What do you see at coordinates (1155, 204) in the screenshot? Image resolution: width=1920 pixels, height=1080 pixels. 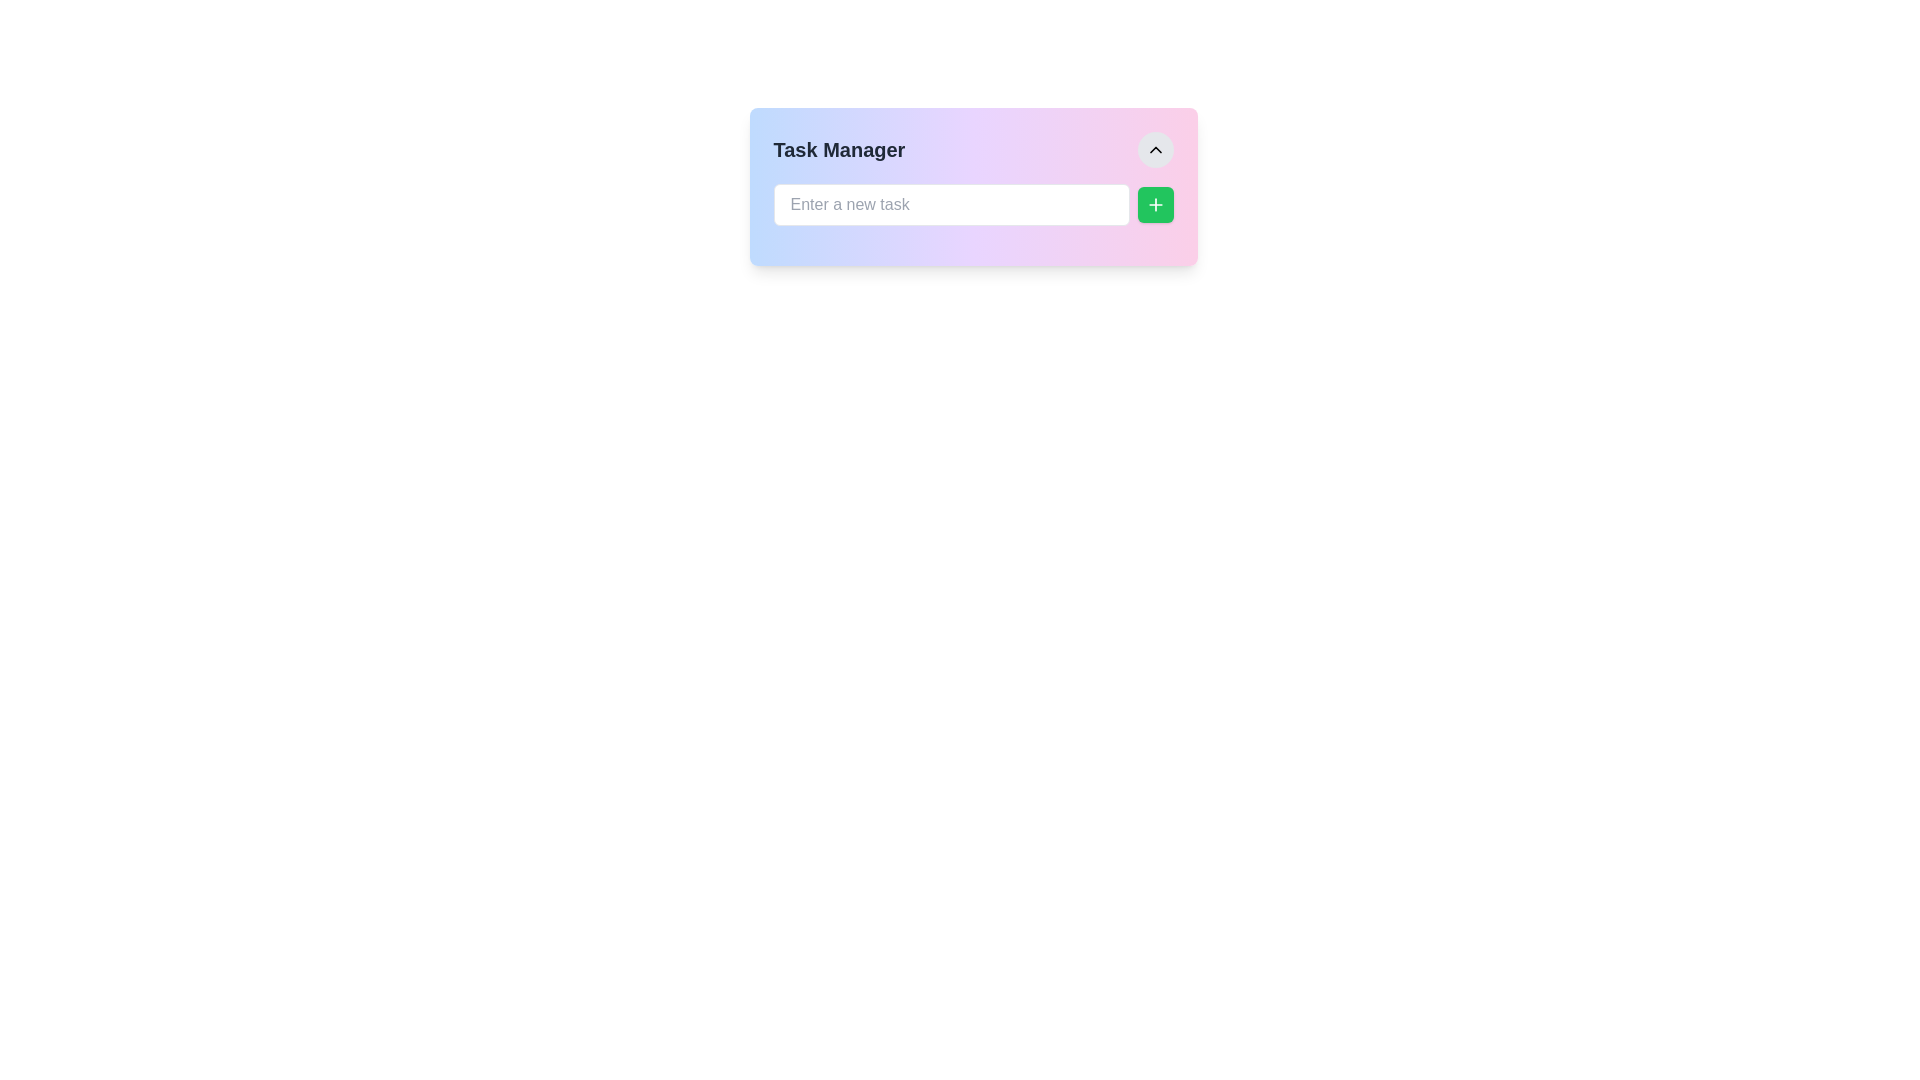 I see `the green rounded button with an SVG icon located on the right side of the interface` at bounding box center [1155, 204].